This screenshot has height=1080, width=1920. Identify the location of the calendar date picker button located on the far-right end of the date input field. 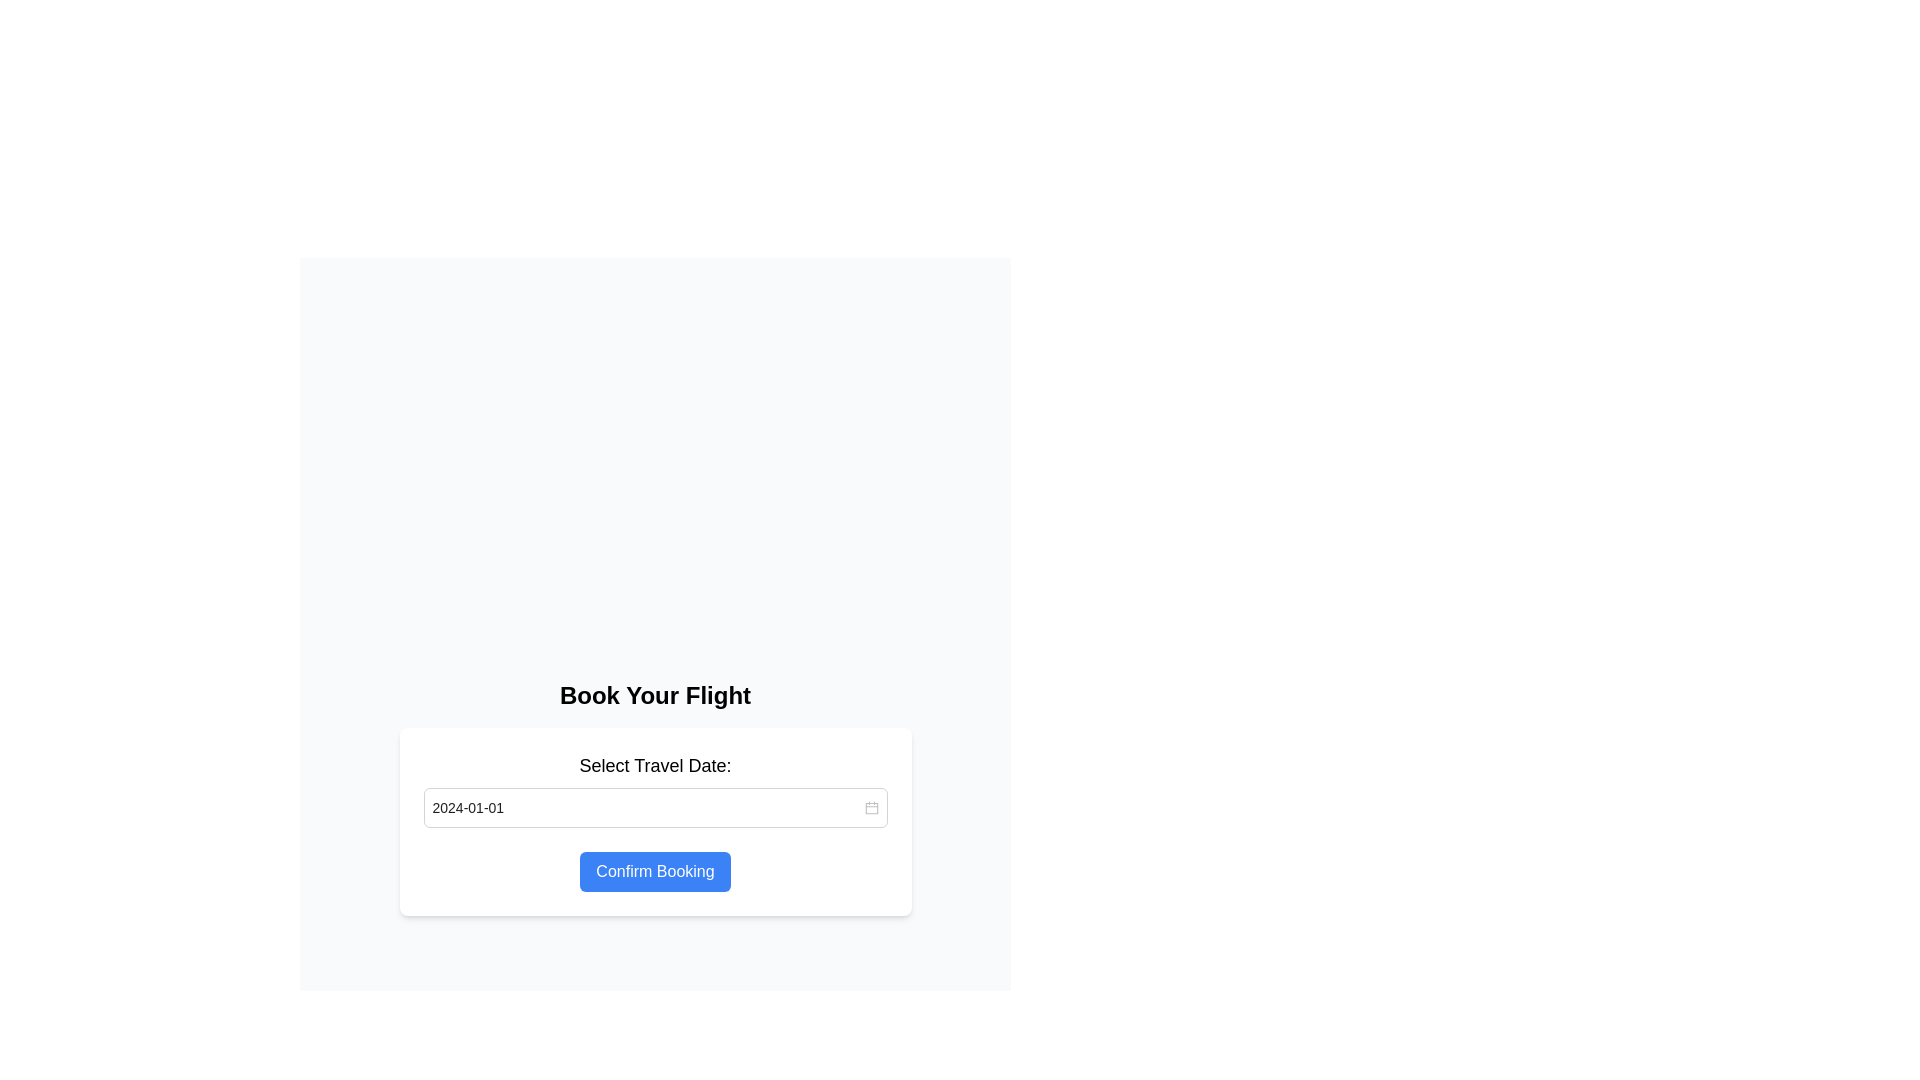
(871, 806).